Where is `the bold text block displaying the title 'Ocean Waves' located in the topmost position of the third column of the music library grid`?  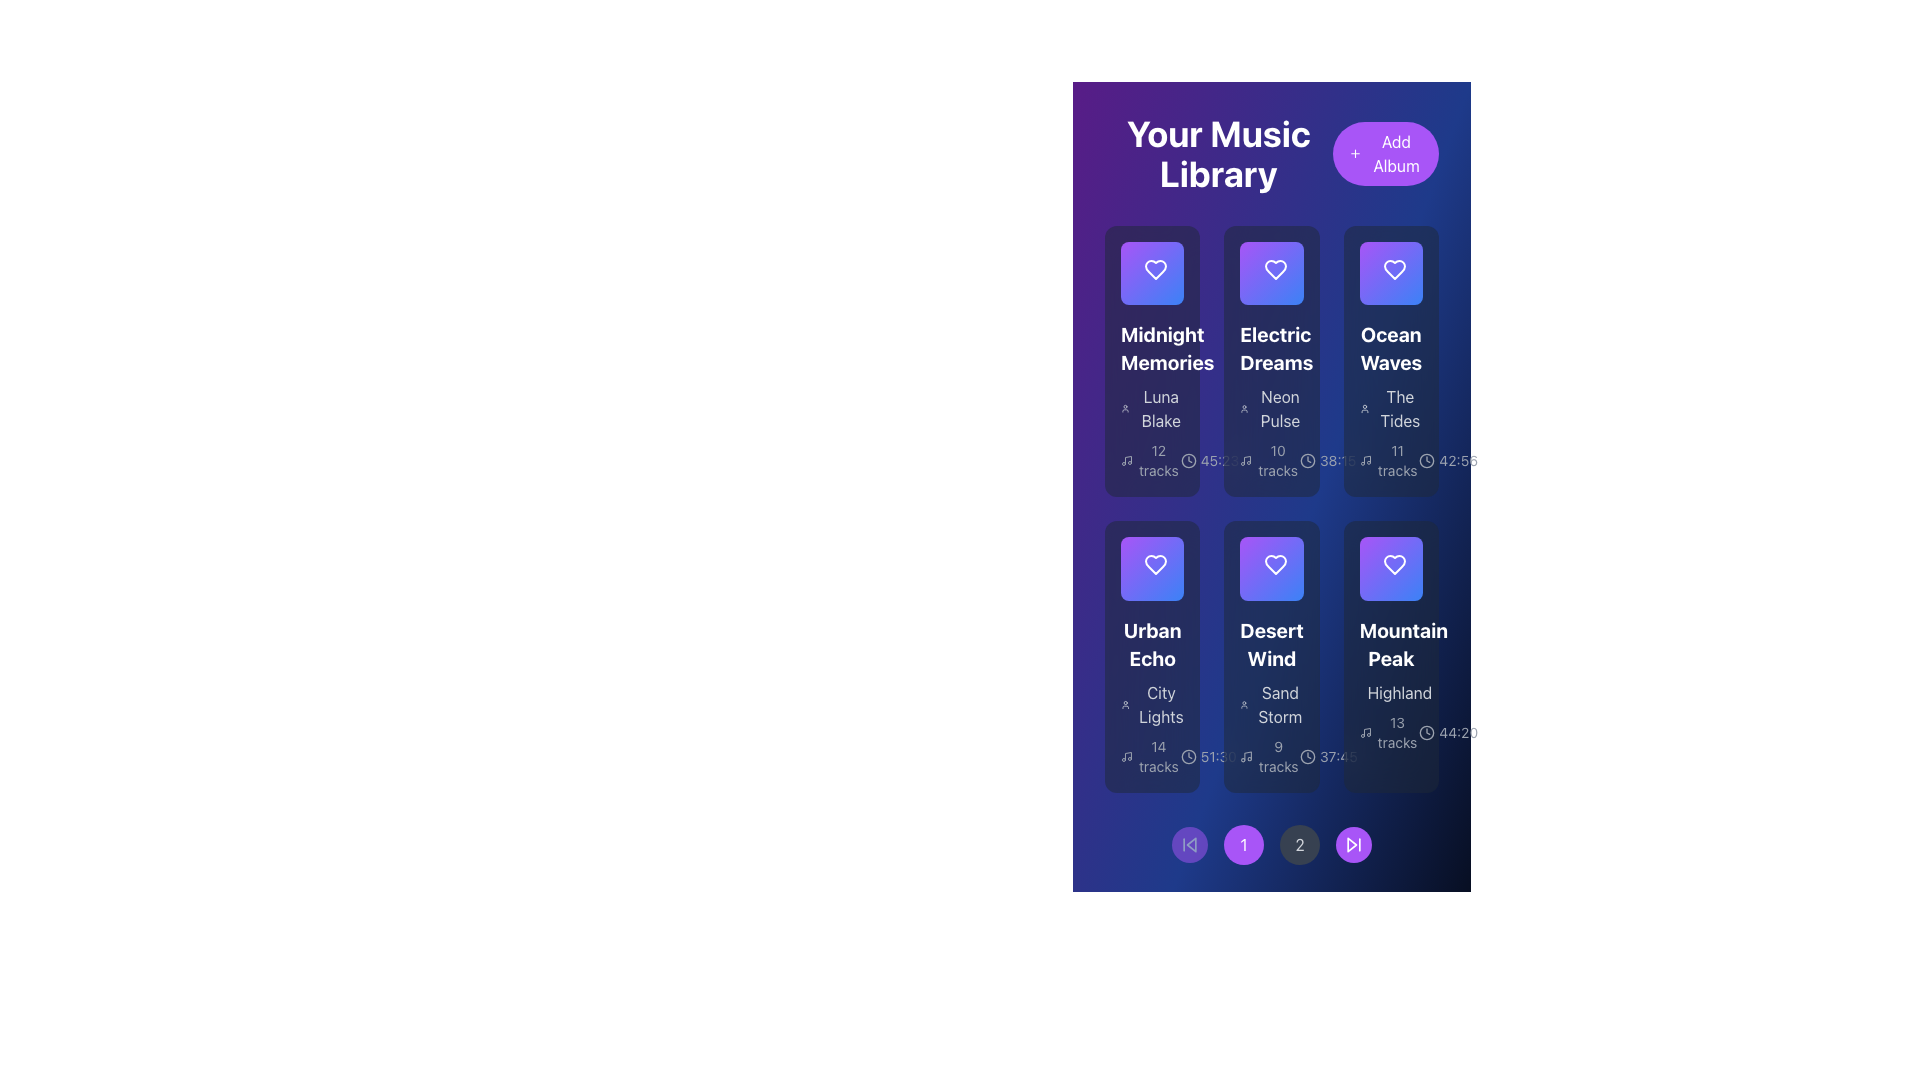
the bold text block displaying the title 'Ocean Waves' located in the topmost position of the third column of the music library grid is located at coordinates (1390, 348).